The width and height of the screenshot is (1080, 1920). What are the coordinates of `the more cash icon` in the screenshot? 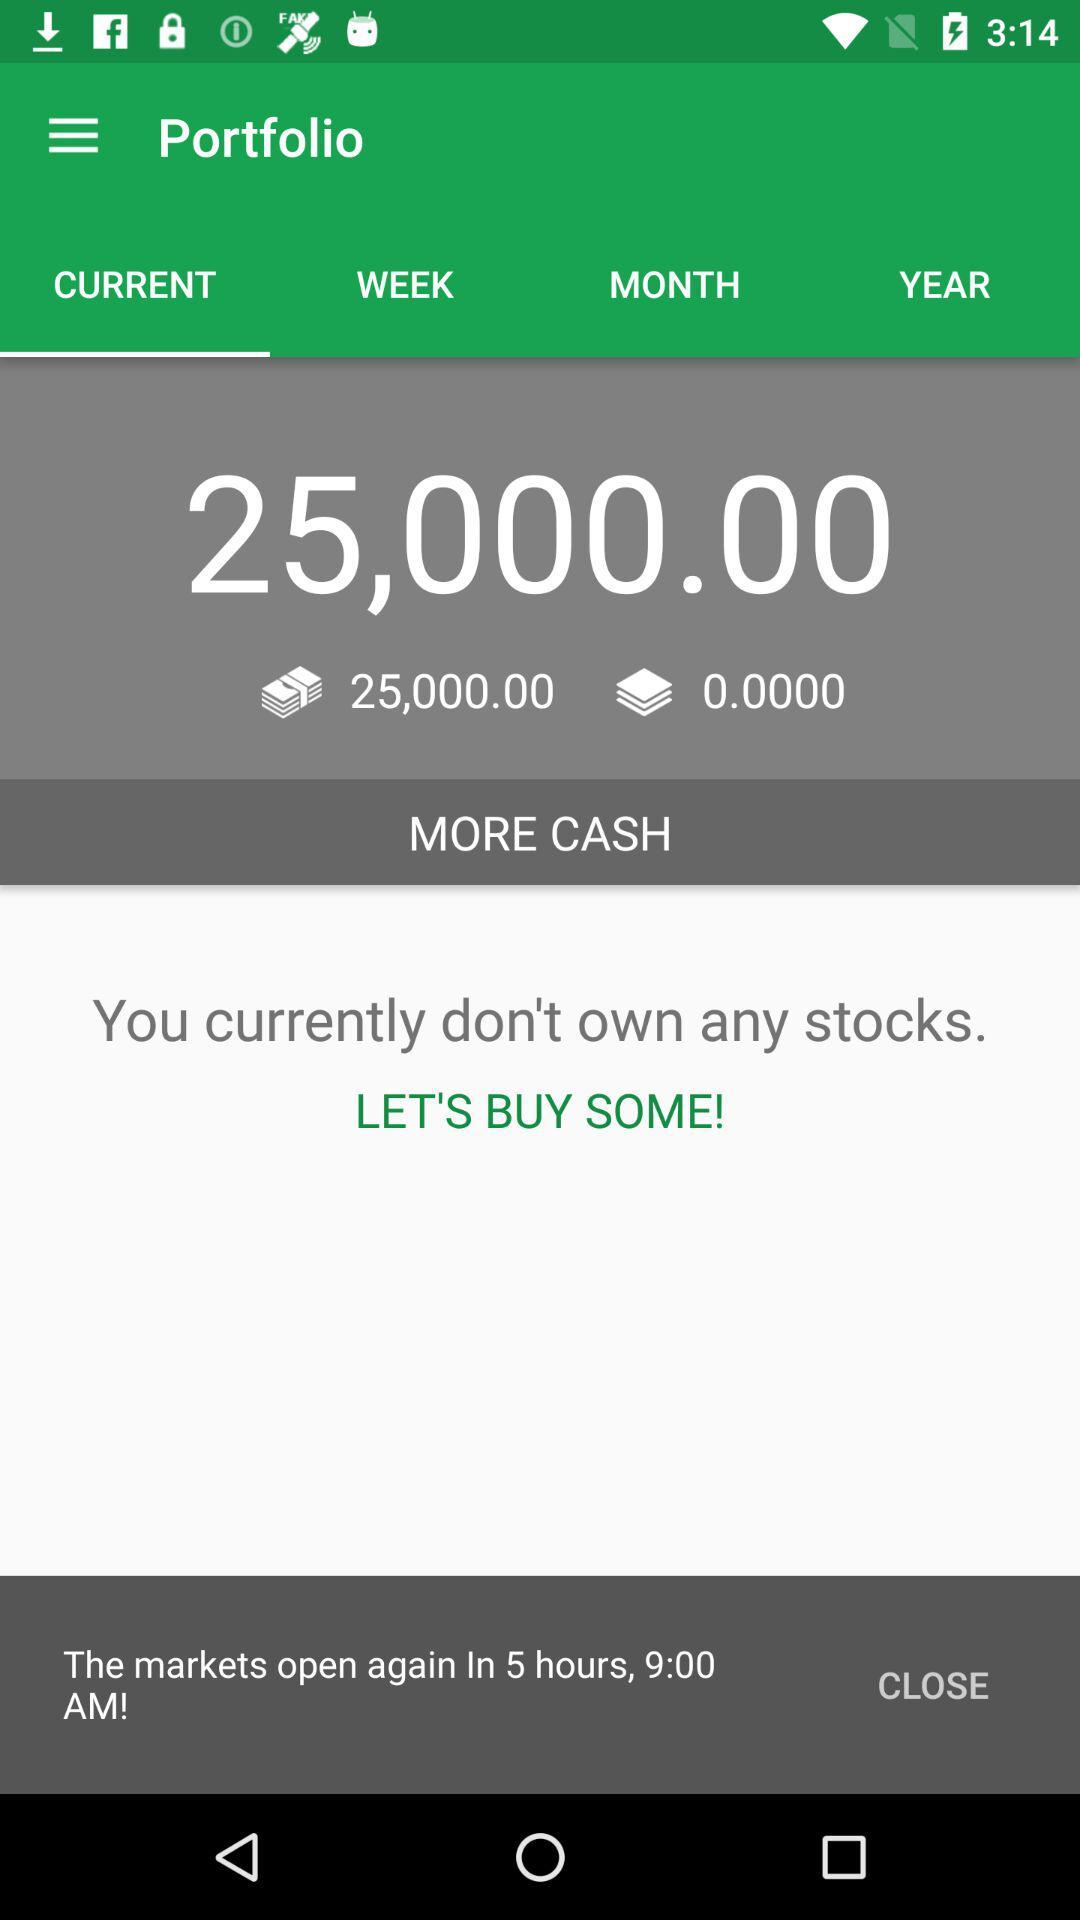 It's located at (540, 832).